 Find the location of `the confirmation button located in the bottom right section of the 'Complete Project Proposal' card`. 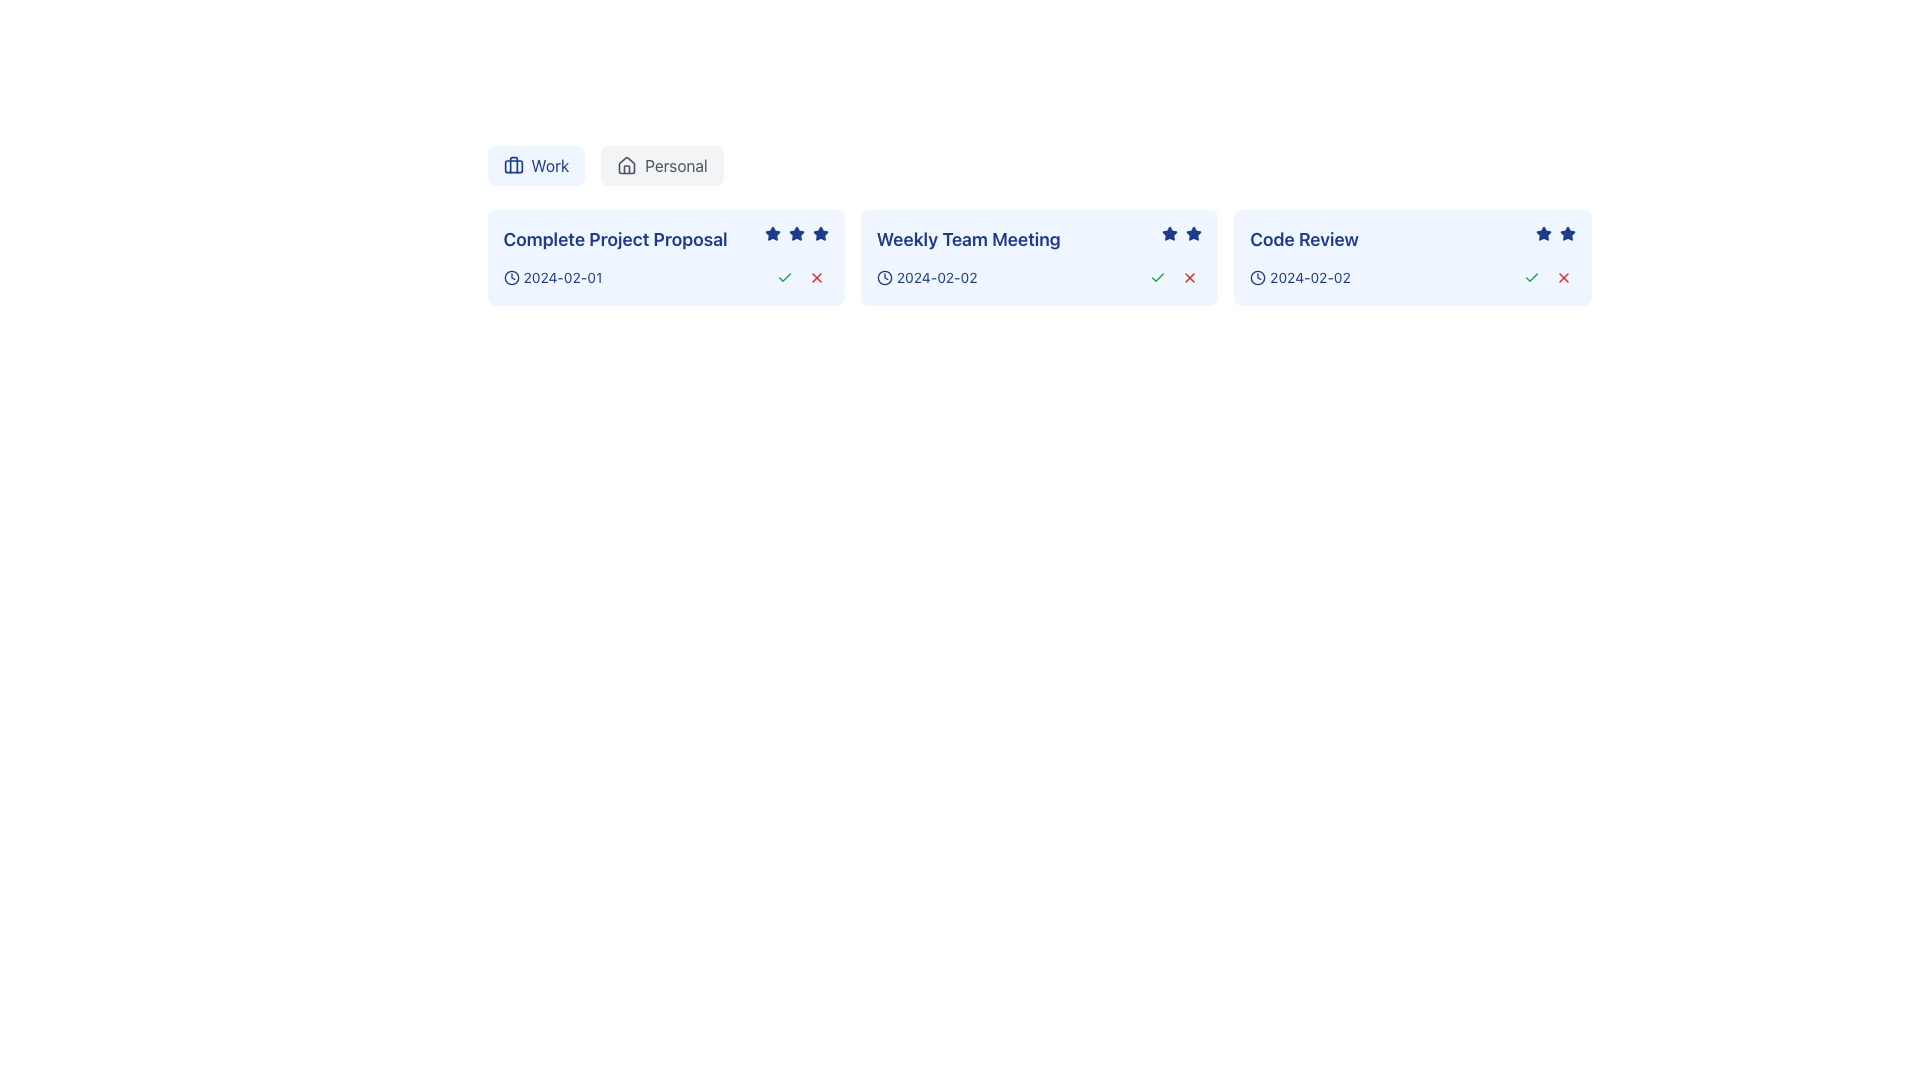

the confirmation button located in the bottom right section of the 'Complete Project Proposal' card is located at coordinates (783, 277).